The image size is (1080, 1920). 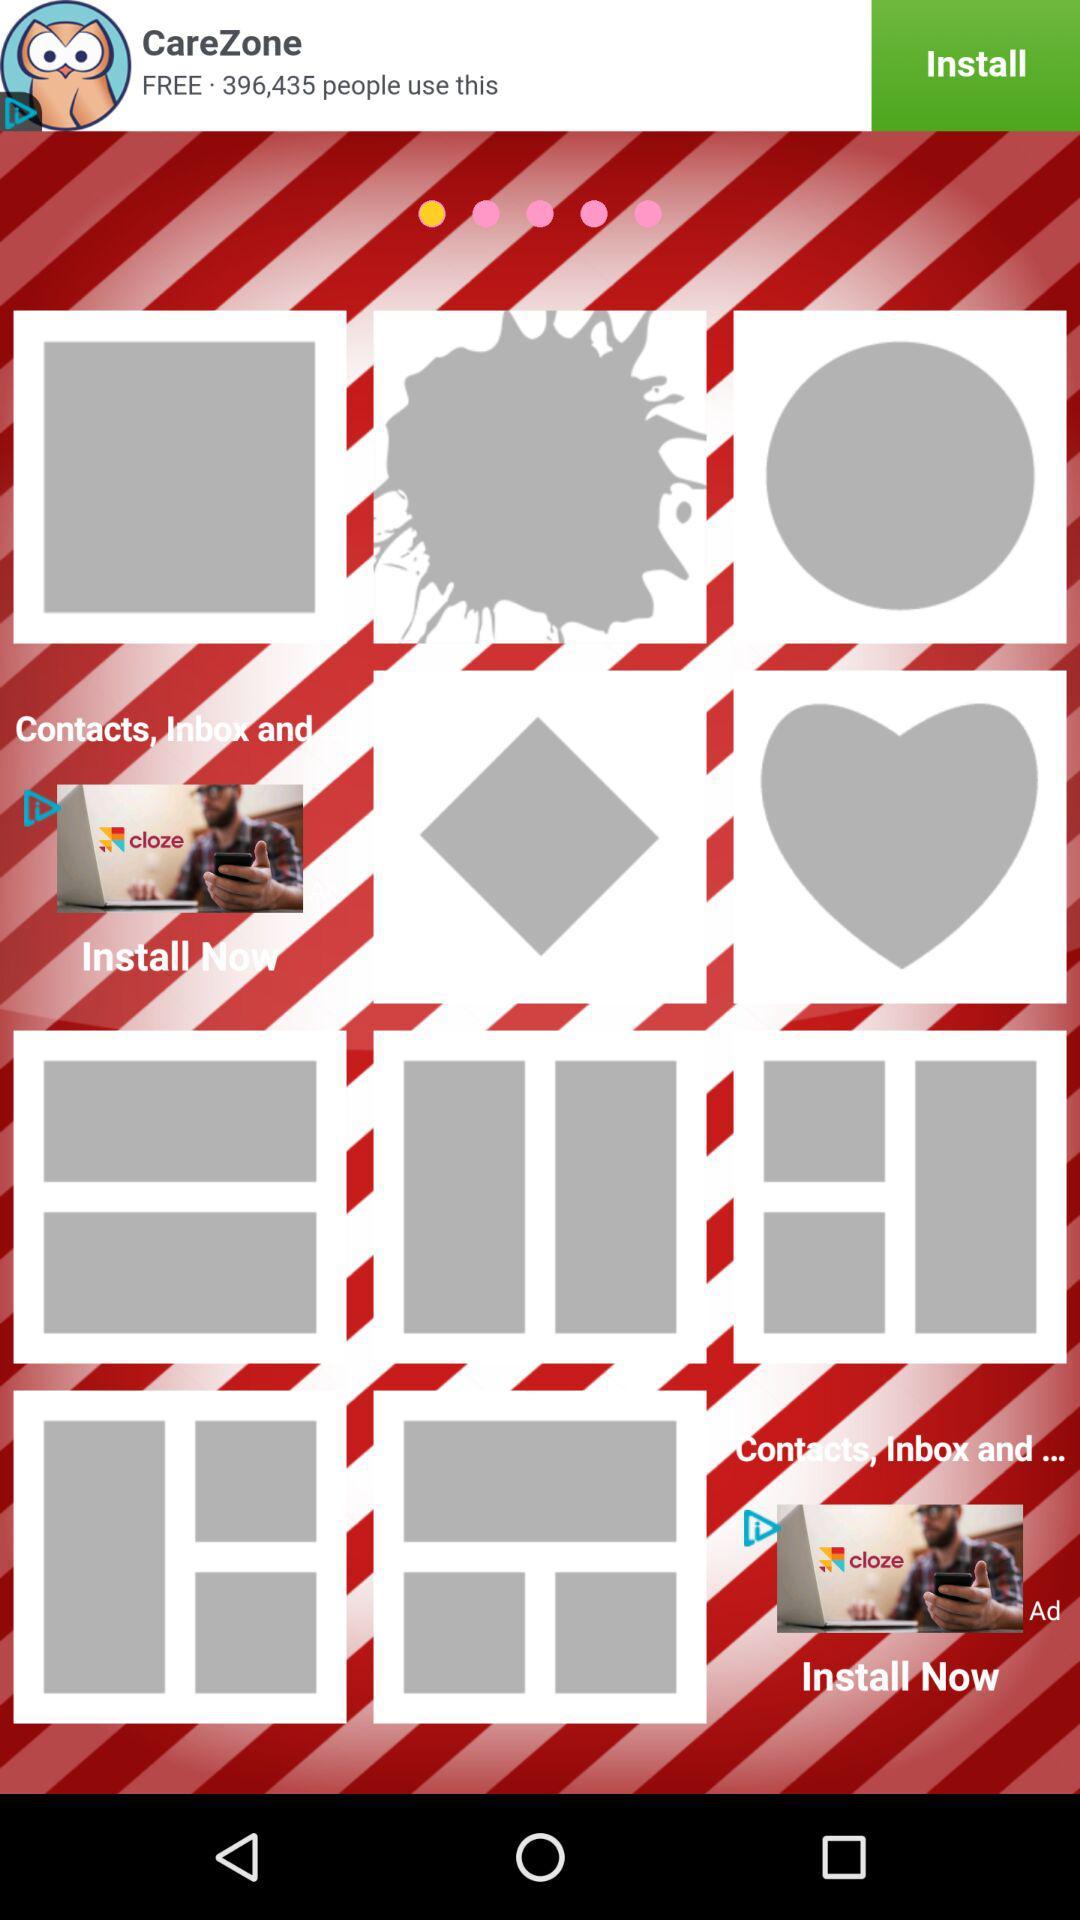 What do you see at coordinates (540, 836) in the screenshot?
I see `this layout` at bounding box center [540, 836].